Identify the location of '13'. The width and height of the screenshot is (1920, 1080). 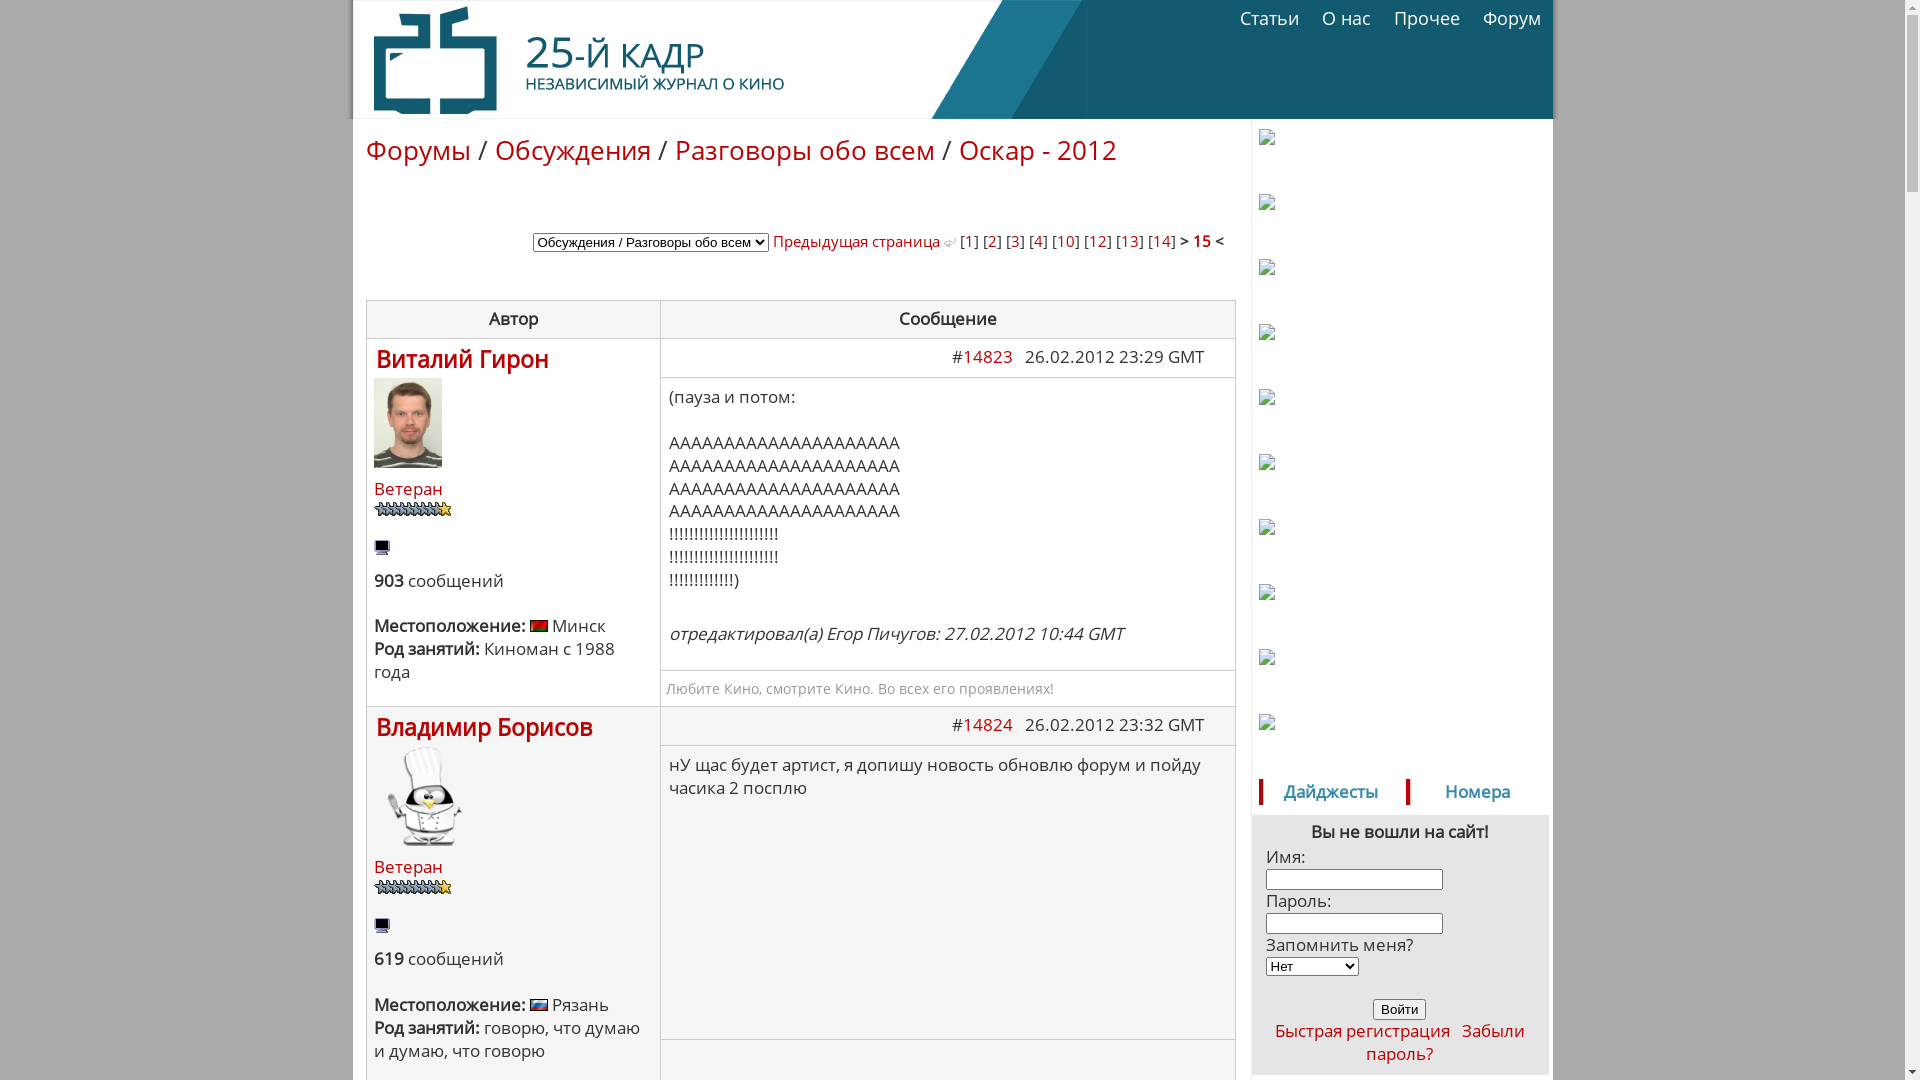
(1128, 239).